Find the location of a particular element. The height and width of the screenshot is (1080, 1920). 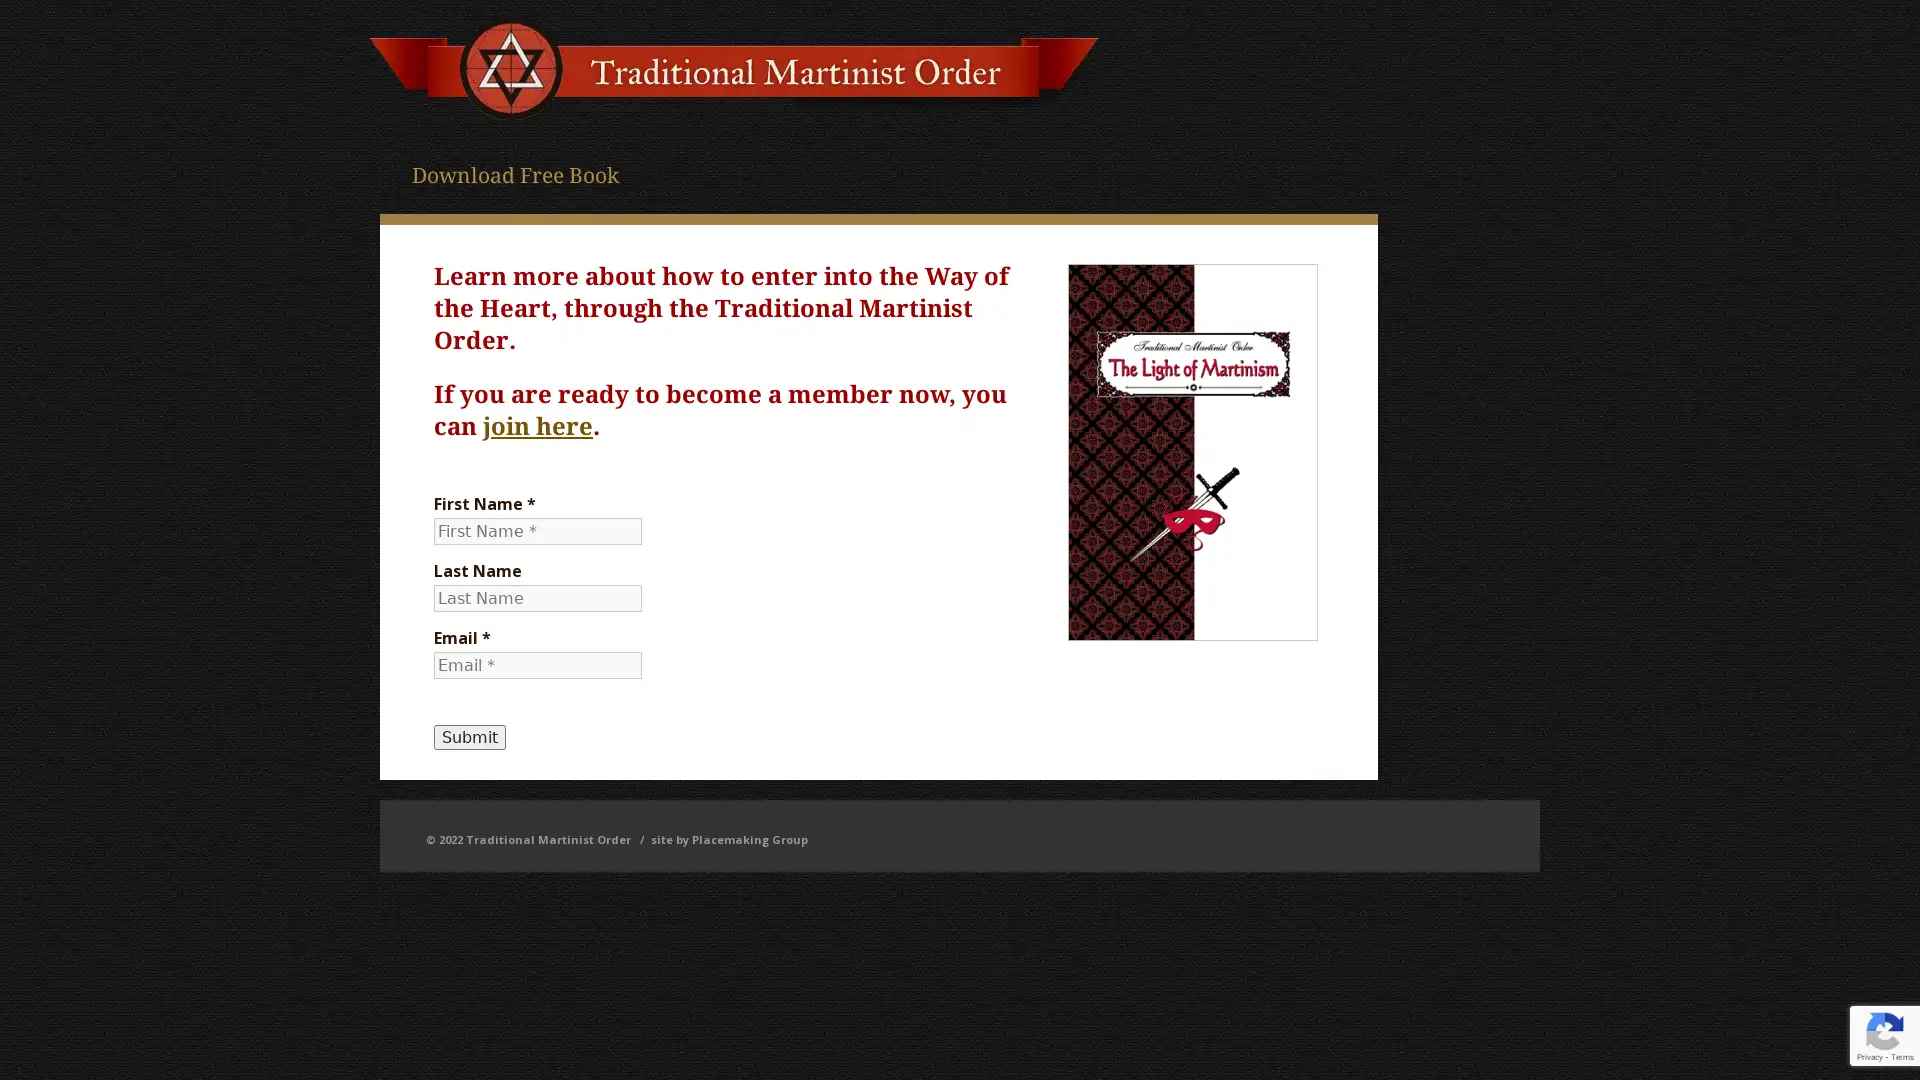

Submit is located at coordinates (469, 737).